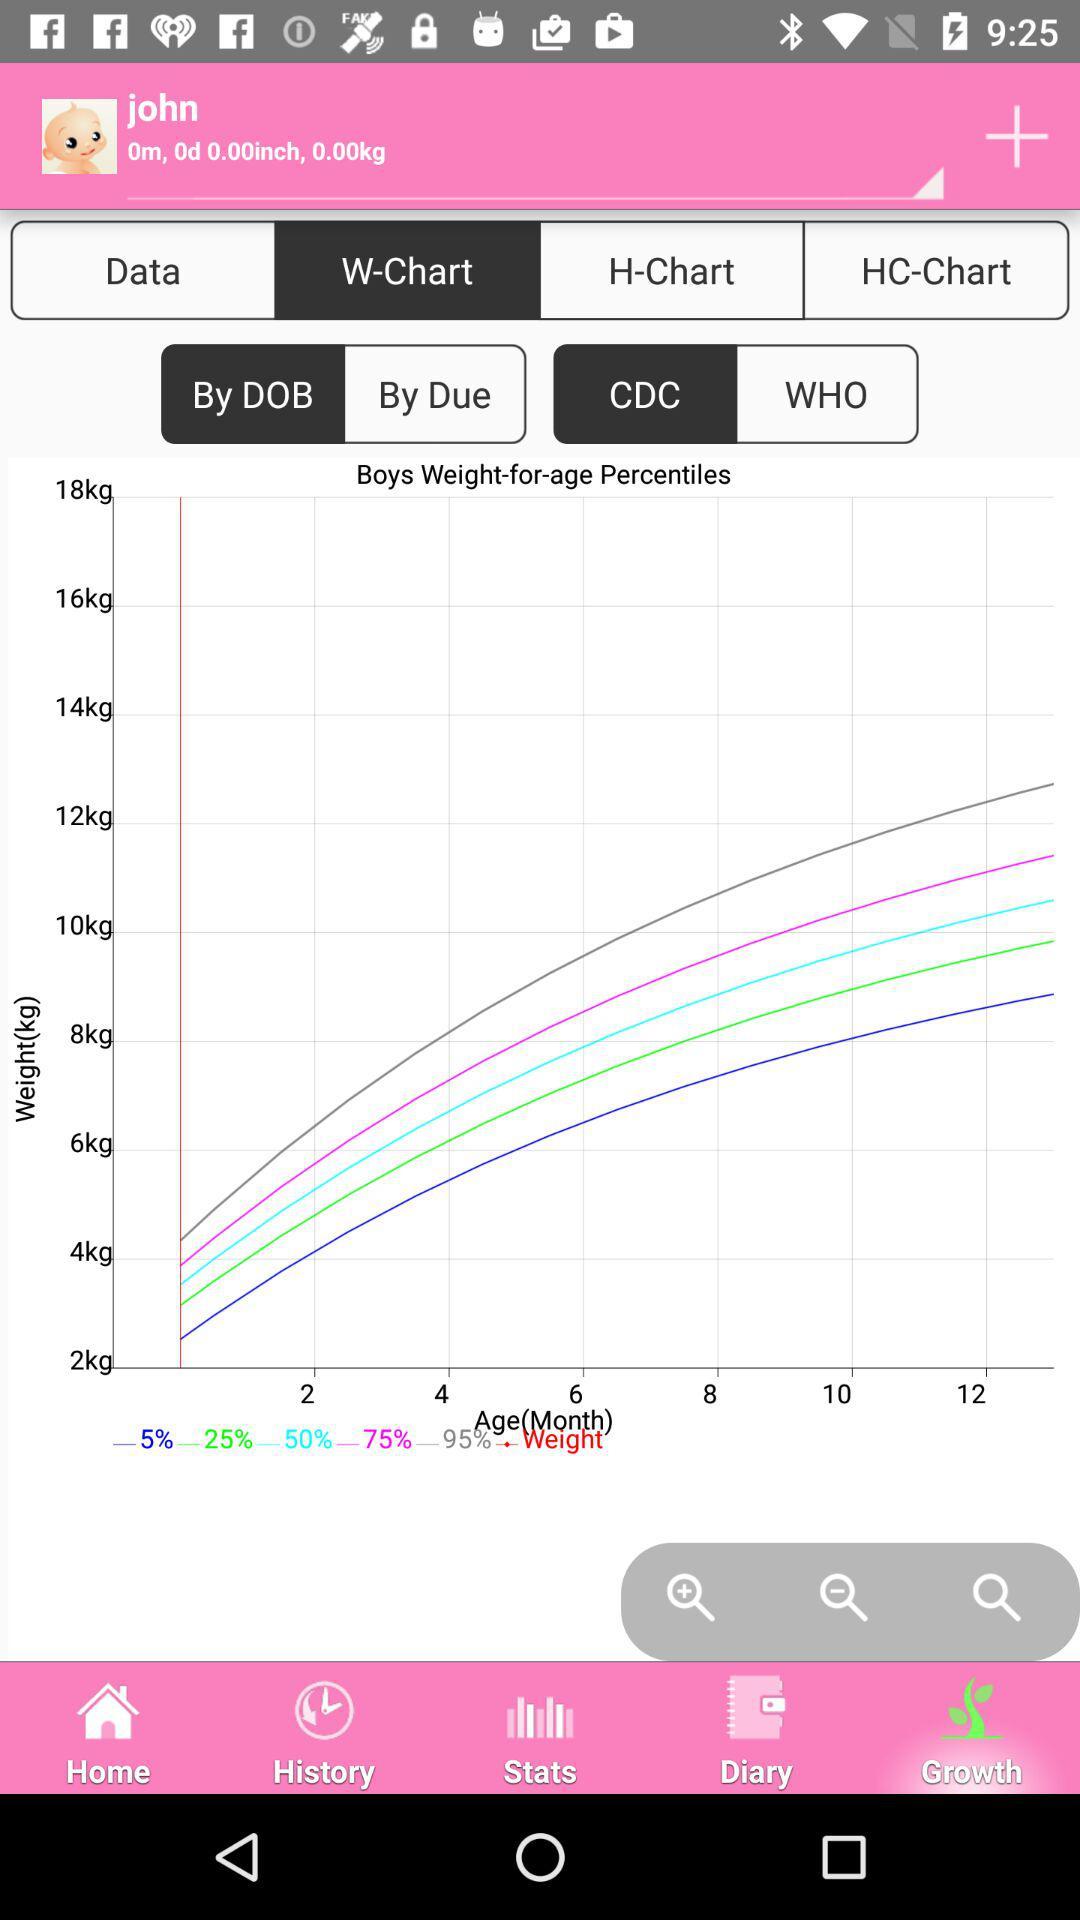 The image size is (1080, 1920). Describe the element at coordinates (1017, 135) in the screenshot. I see `icon to the right of 0m 0d 0 icon` at that location.